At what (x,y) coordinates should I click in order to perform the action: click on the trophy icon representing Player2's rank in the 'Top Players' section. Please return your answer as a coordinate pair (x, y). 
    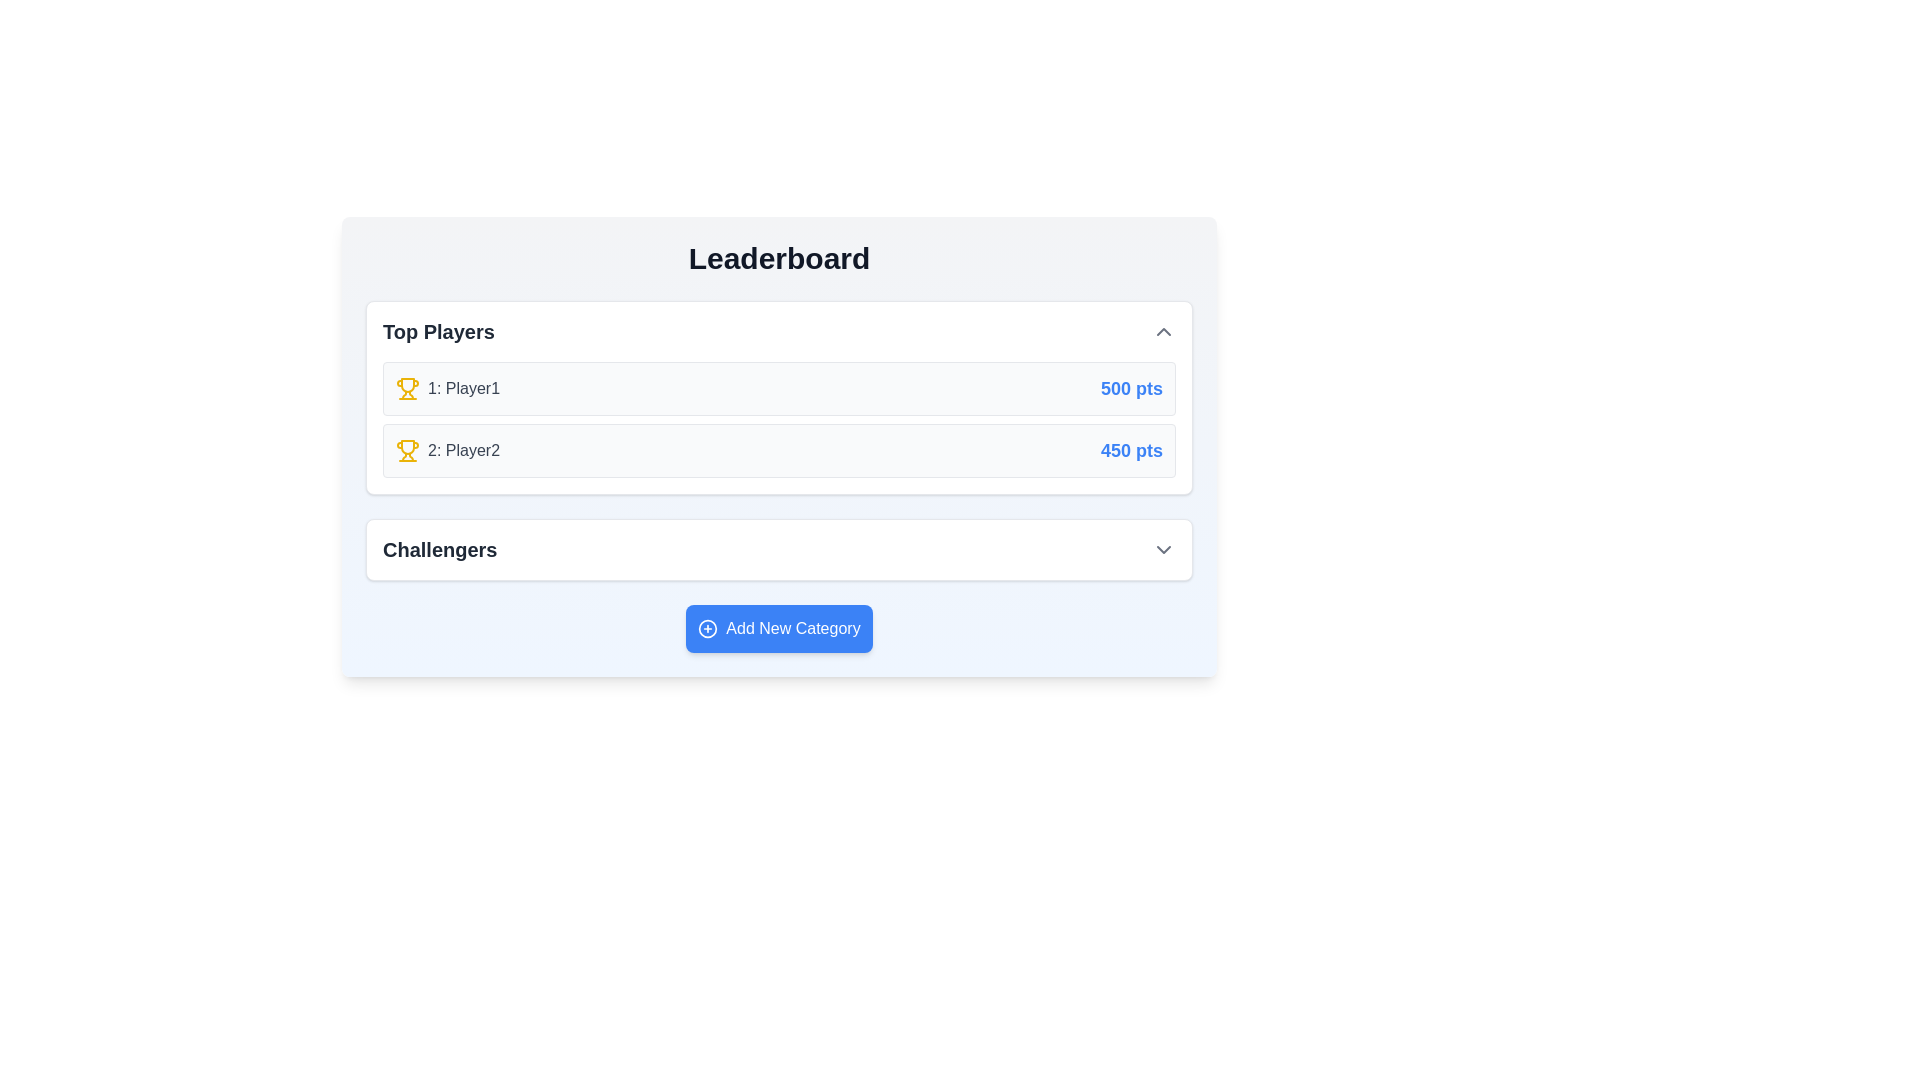
    Looking at the image, I should click on (407, 451).